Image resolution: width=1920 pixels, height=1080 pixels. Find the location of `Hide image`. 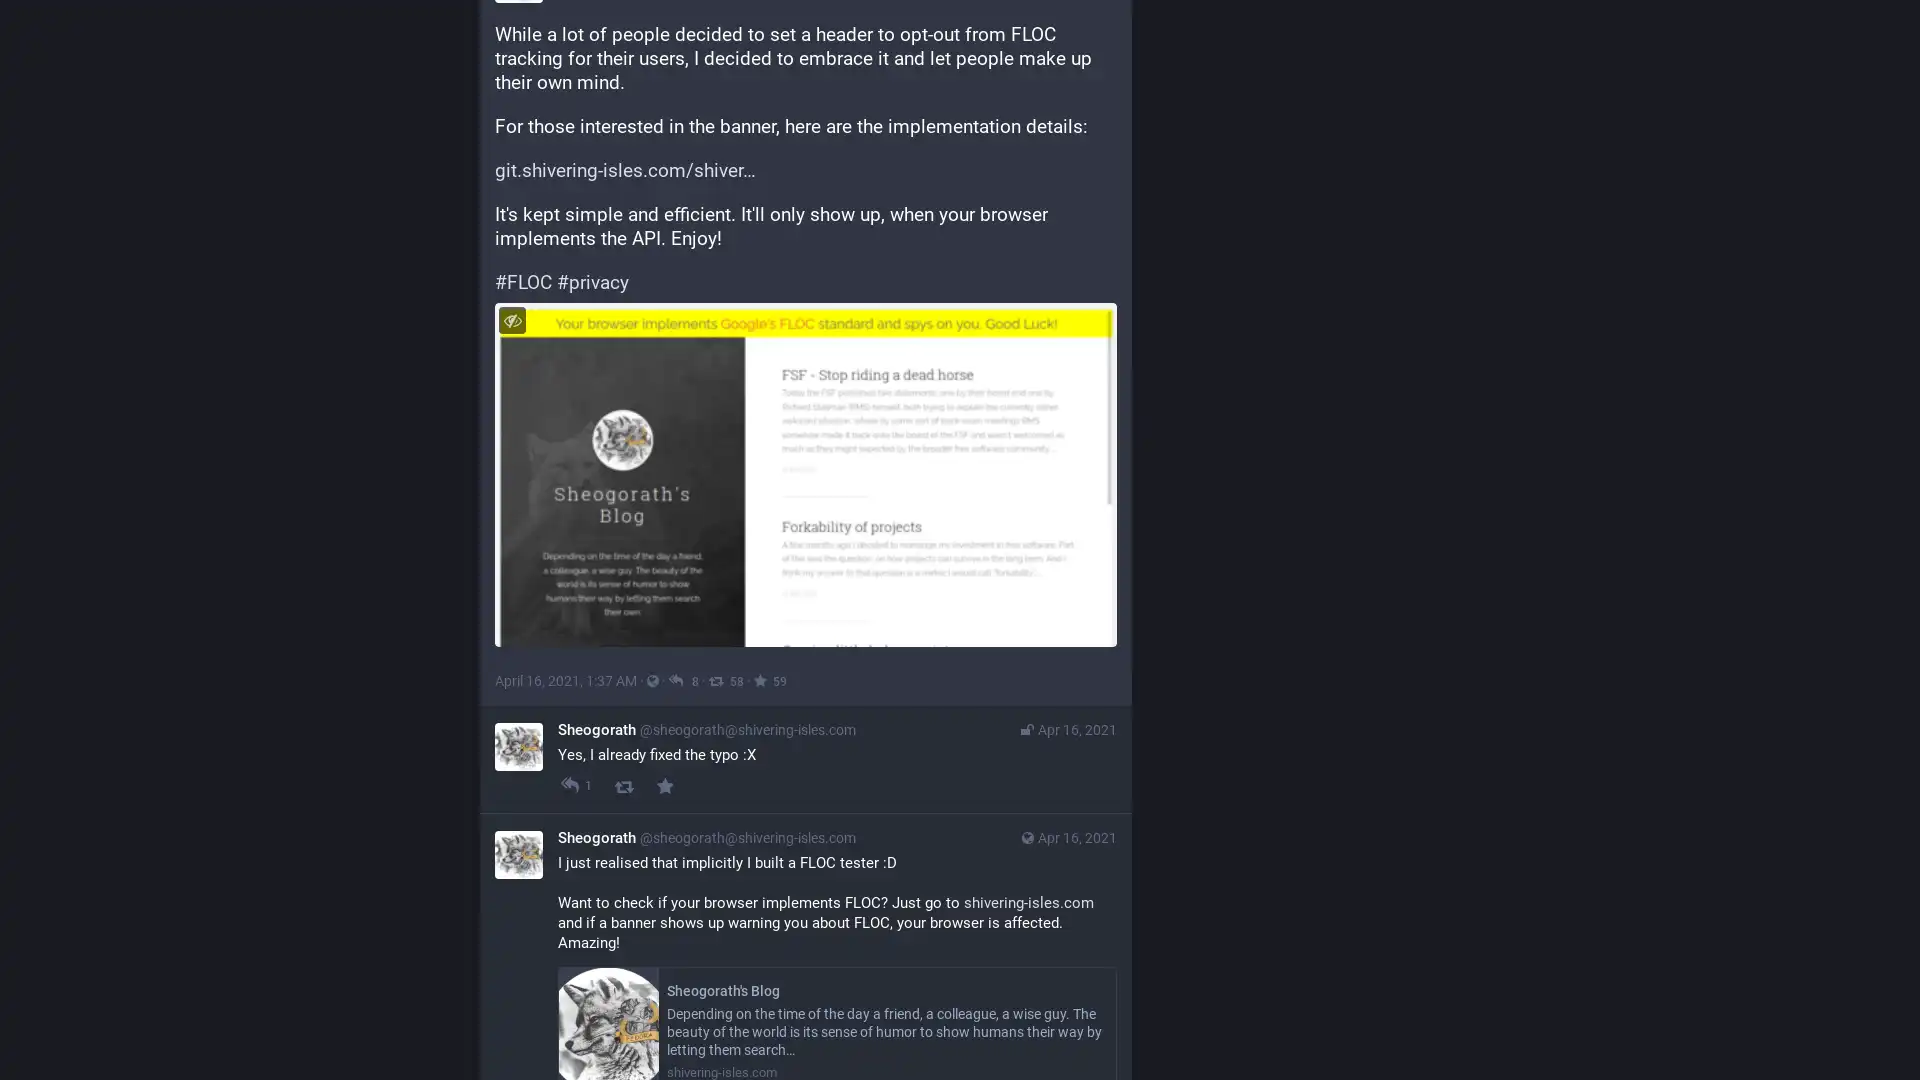

Hide image is located at coordinates (512, 319).